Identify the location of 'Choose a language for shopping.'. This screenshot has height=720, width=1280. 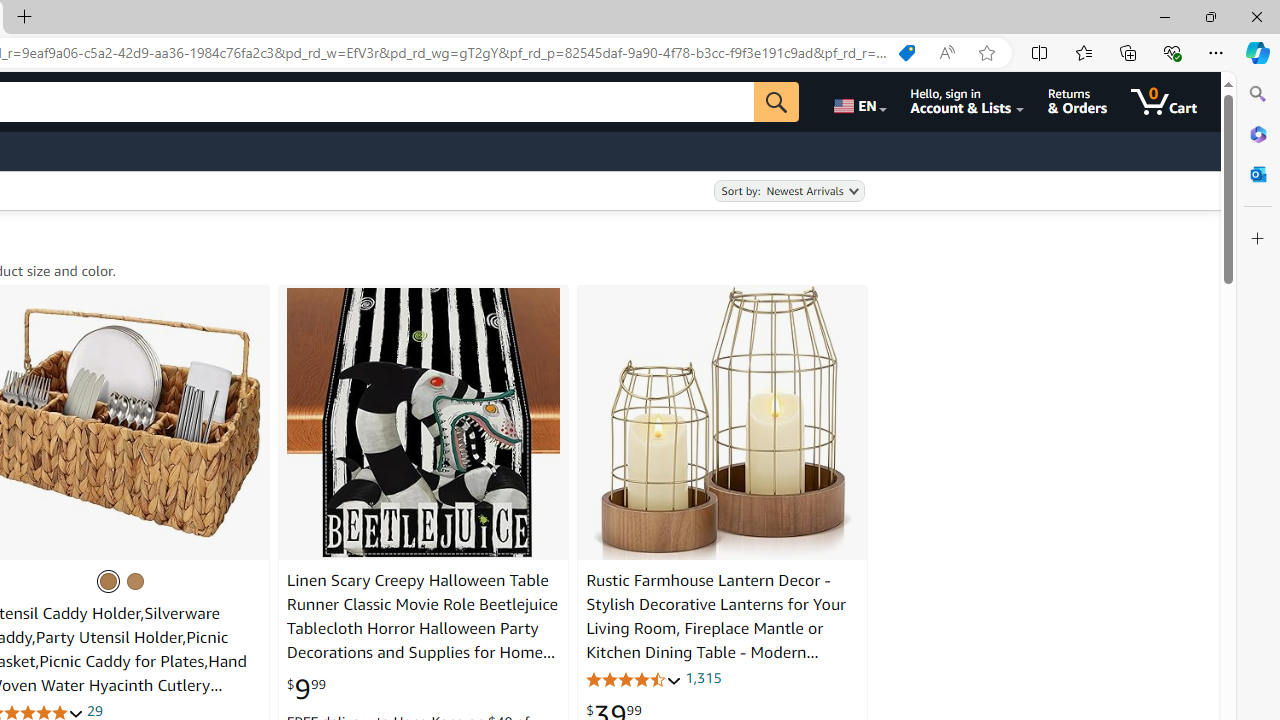
(858, 101).